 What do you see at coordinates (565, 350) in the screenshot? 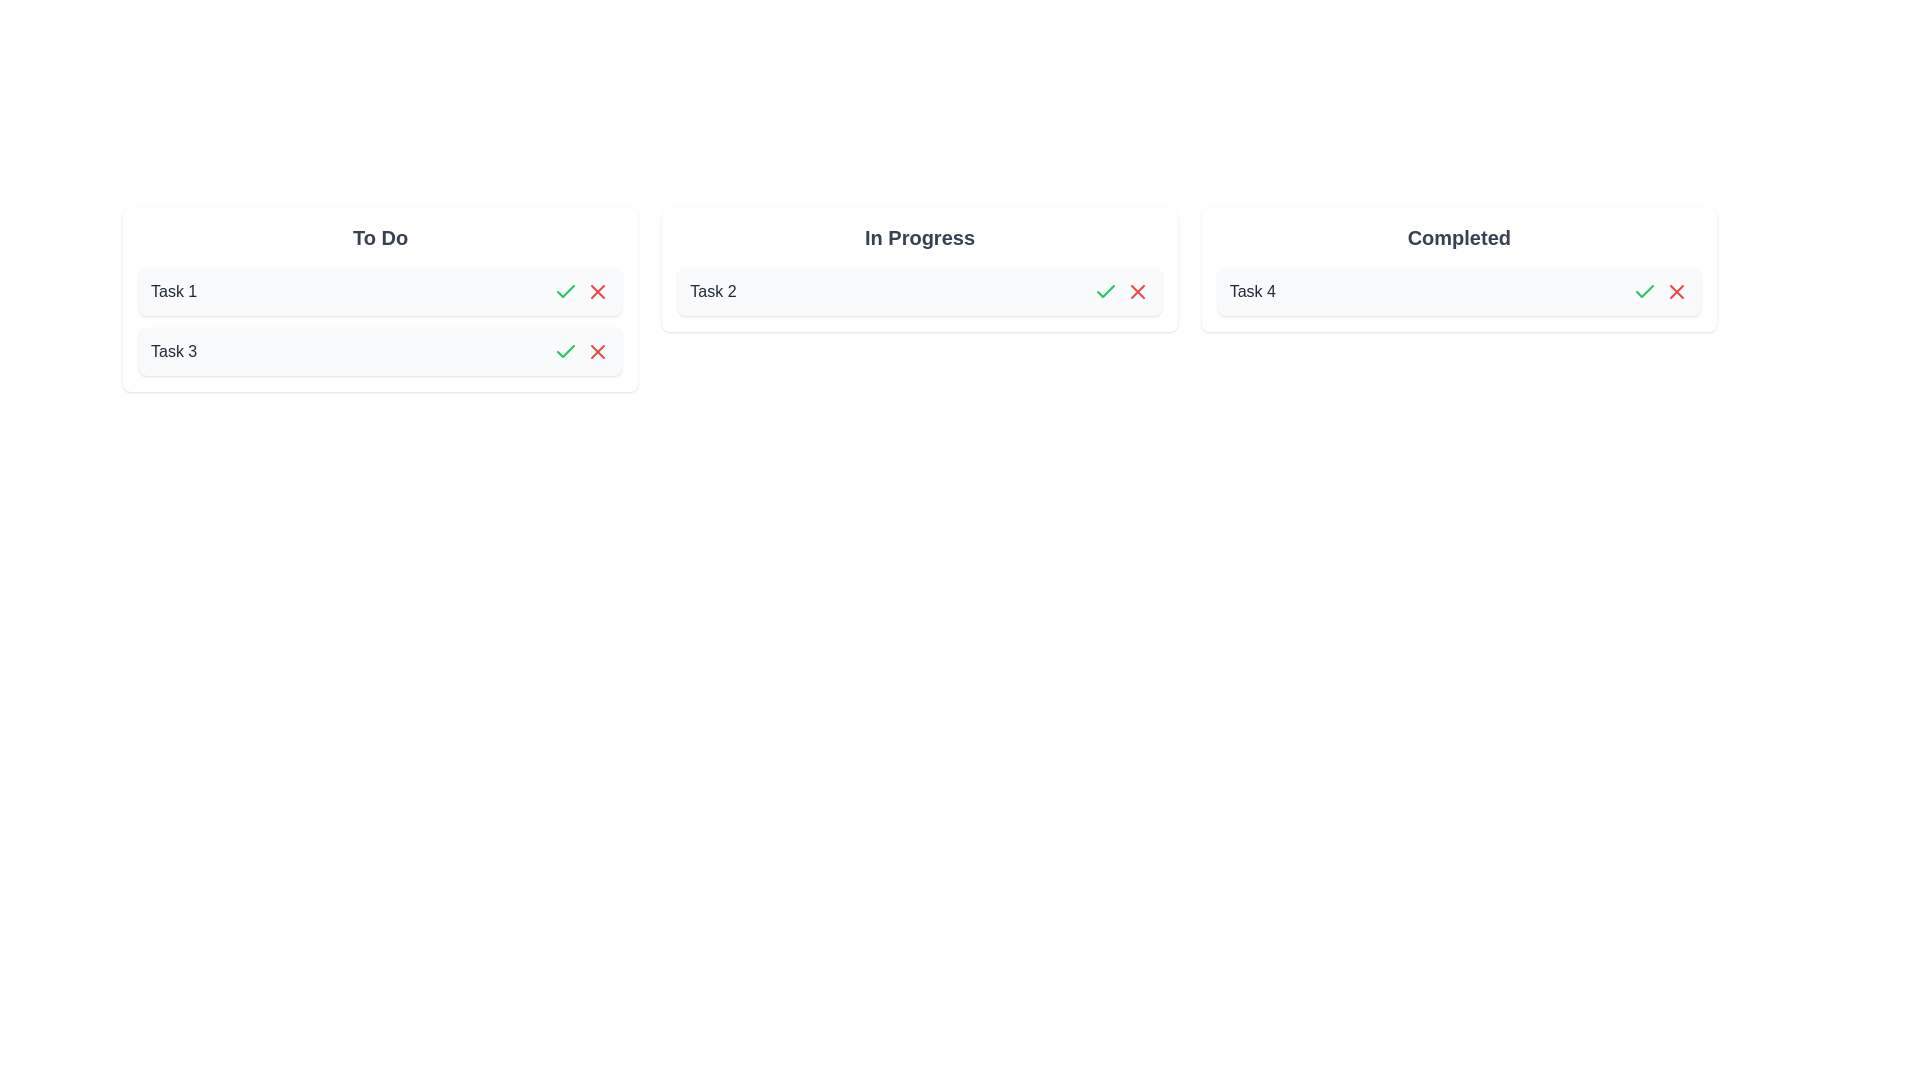
I see `the green checkmark button for the task named 'Task 3' to toggle its completion status` at bounding box center [565, 350].